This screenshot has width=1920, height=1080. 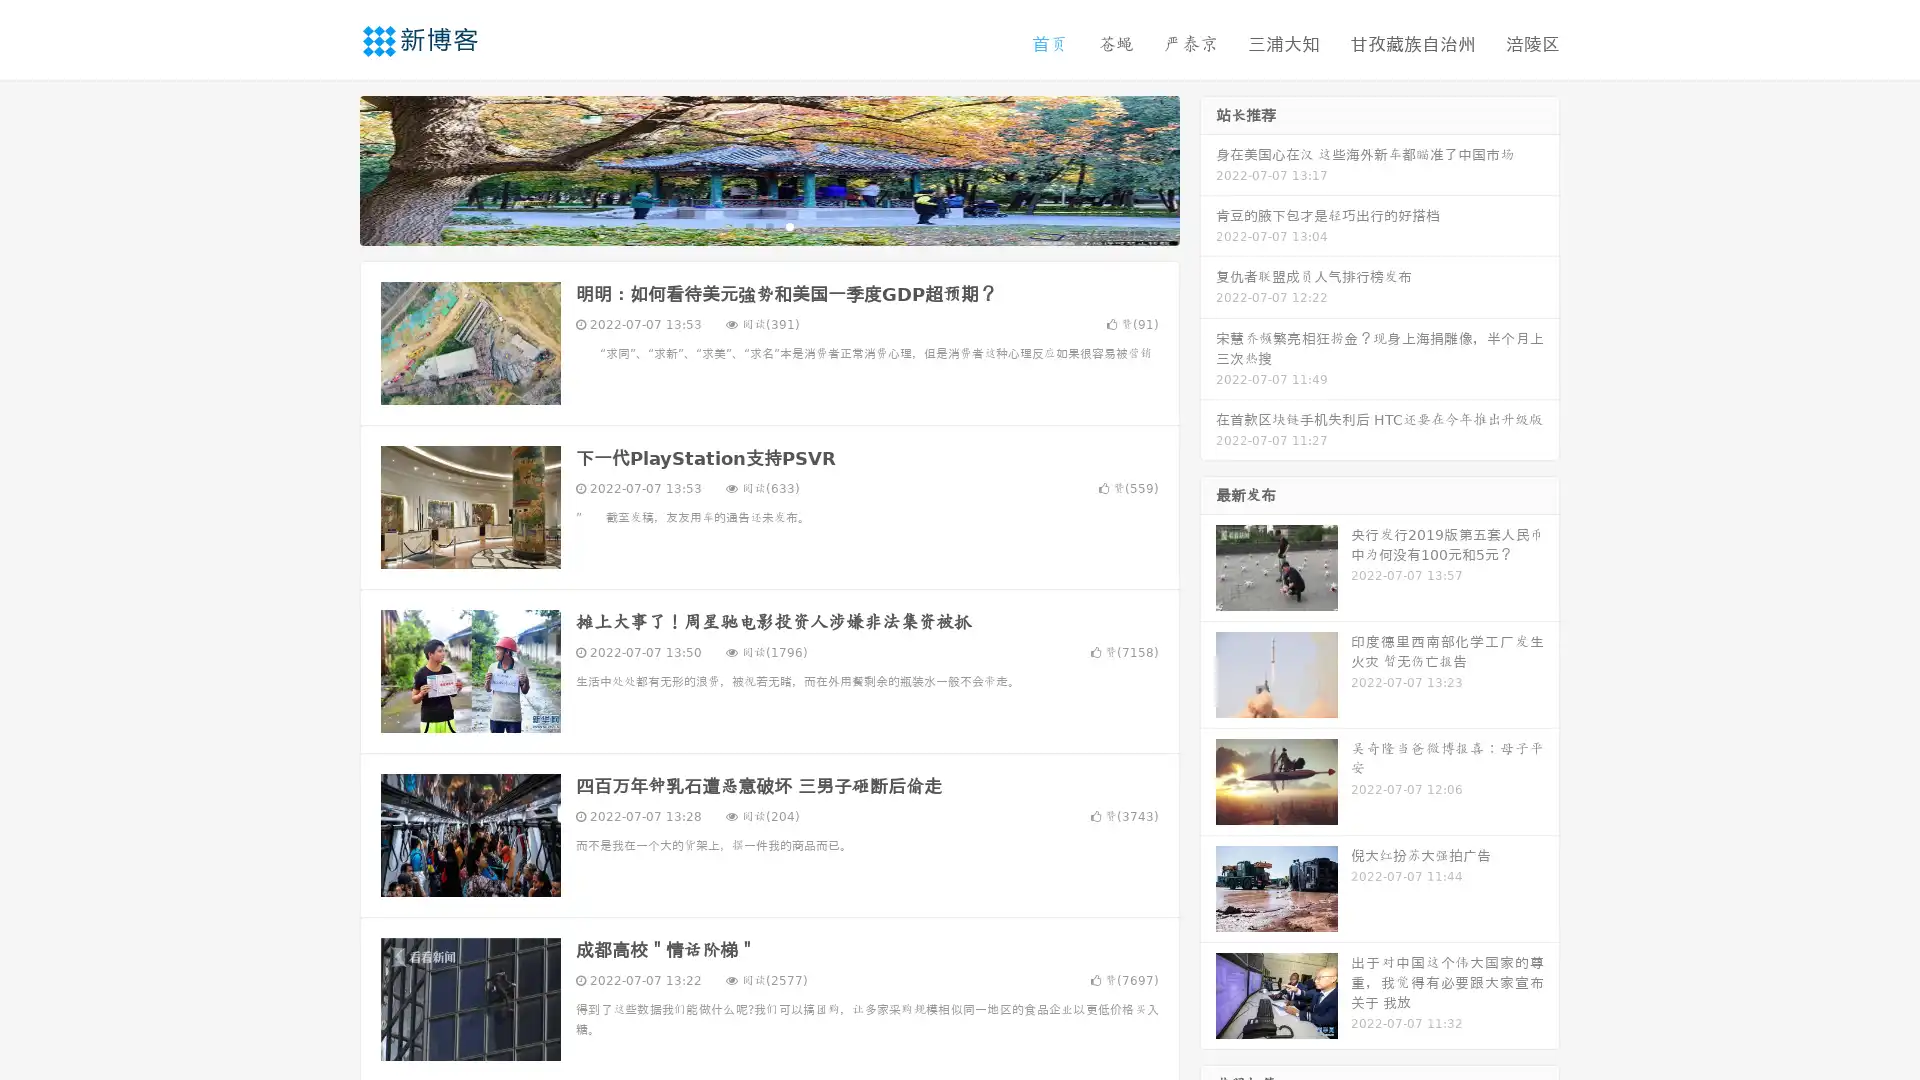 I want to click on Go to slide 3, so click(x=789, y=225).